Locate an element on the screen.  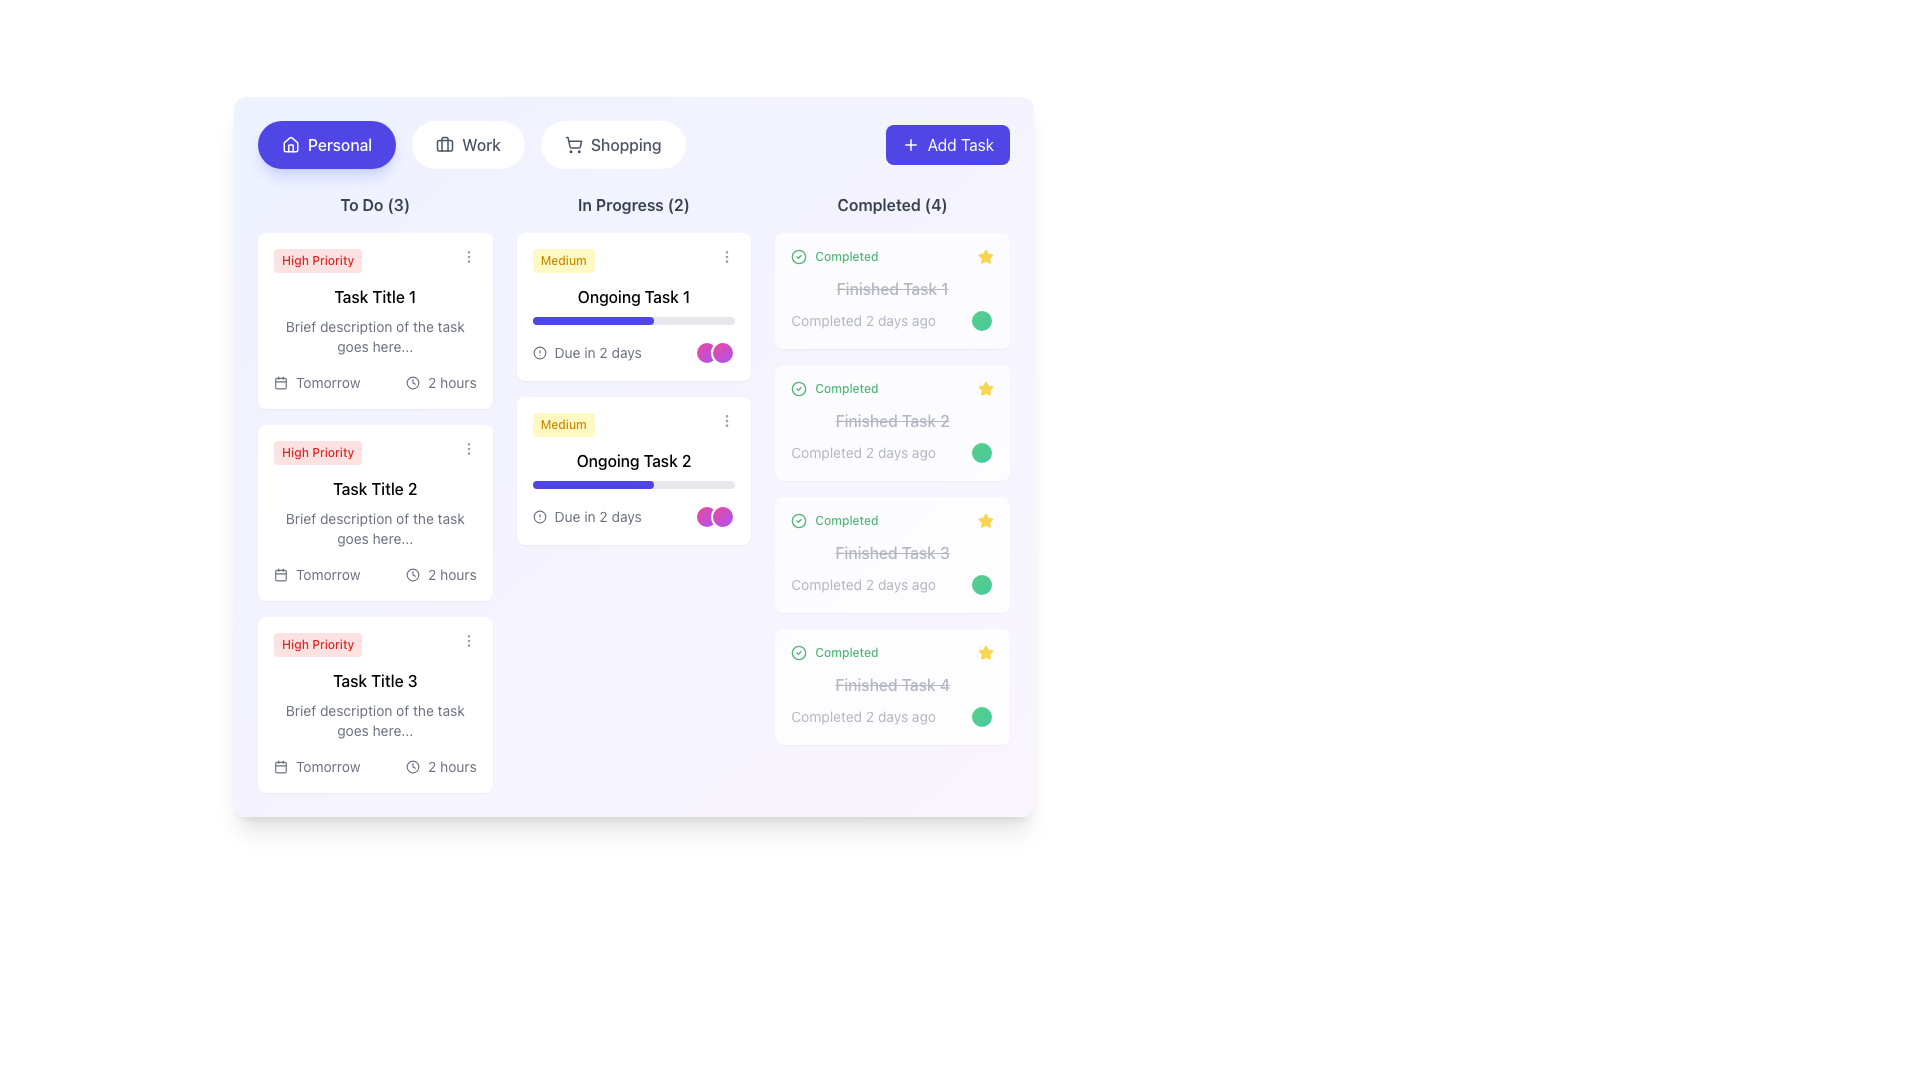
the circular icon with a green outline and a checkmark inside, located to the left of the text 'Completed' in the 'Completed' section of tasks is located at coordinates (798, 389).